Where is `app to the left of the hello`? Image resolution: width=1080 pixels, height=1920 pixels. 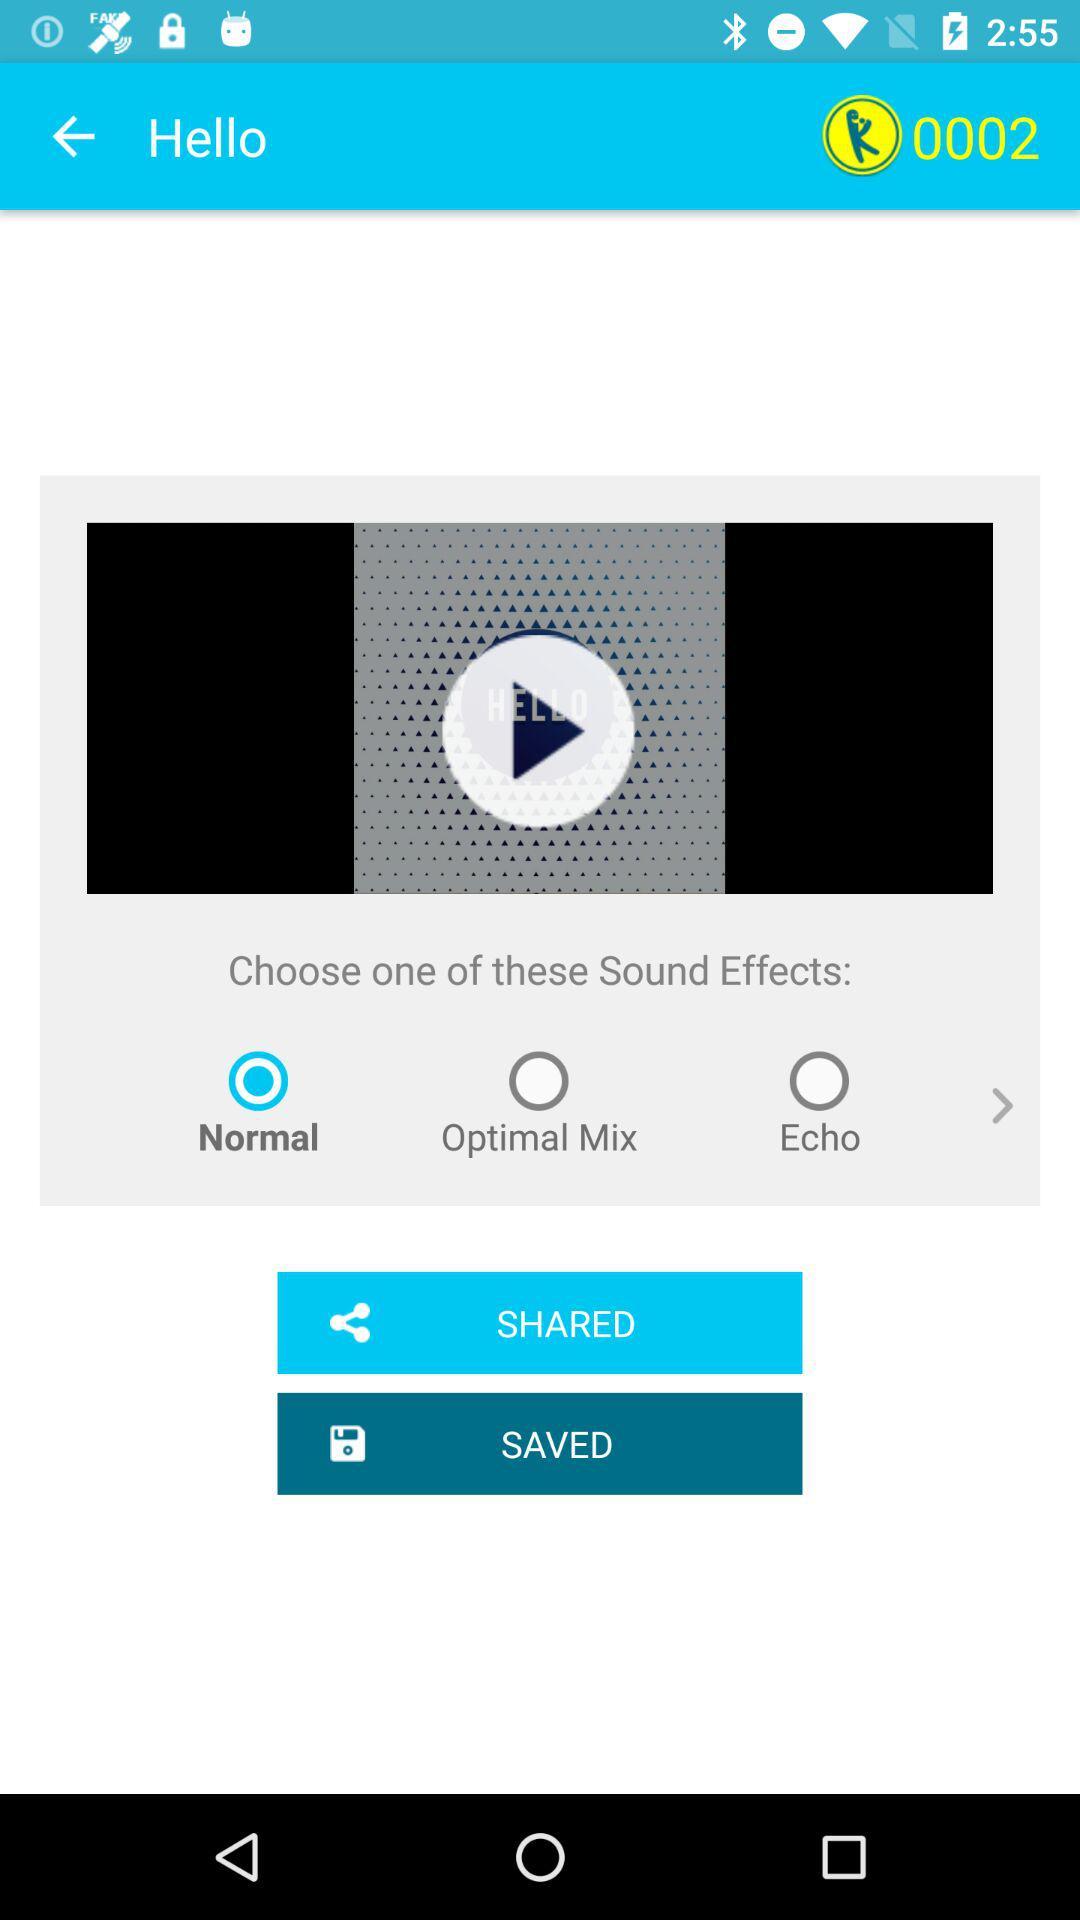 app to the left of the hello is located at coordinates (72, 135).